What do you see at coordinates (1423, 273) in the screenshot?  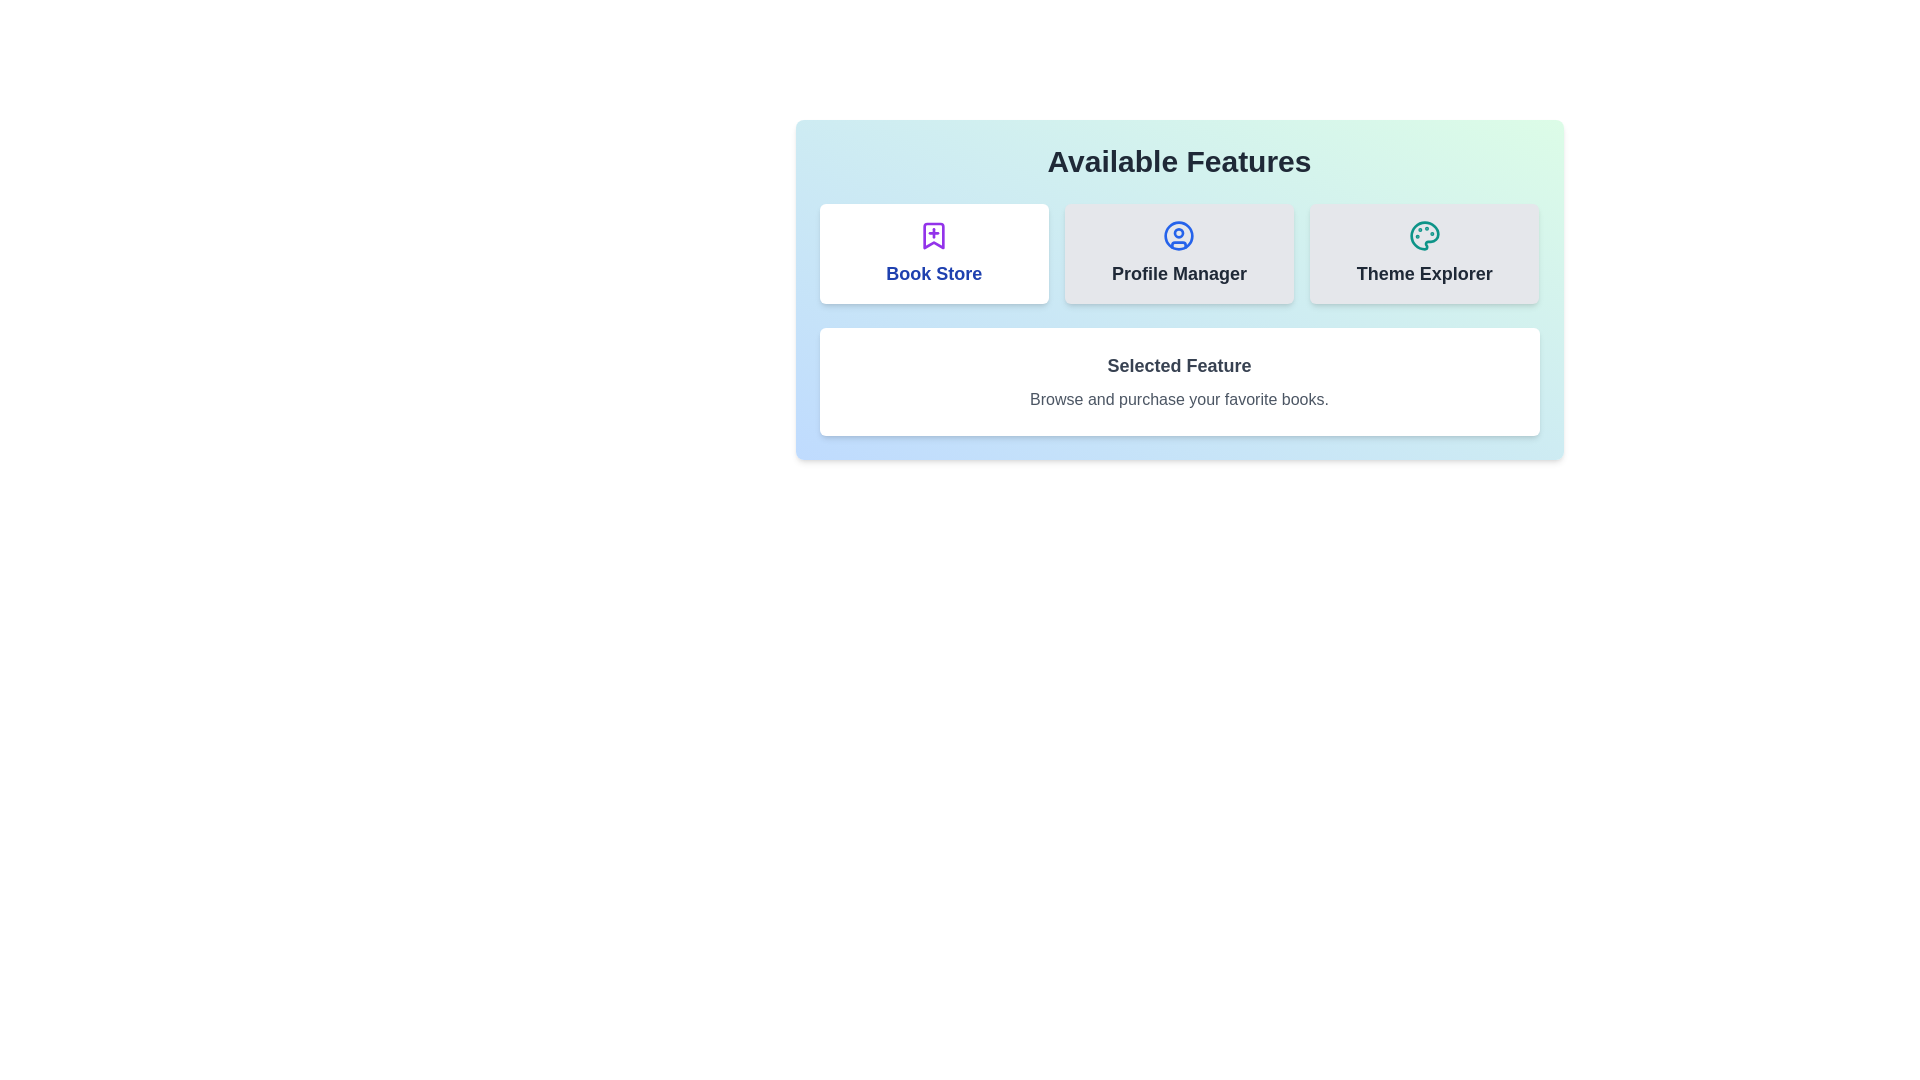 I see `the text label for the 'Theme Explorer' feature, located below the palette icon on the third card in the horizontal row of feature selectors` at bounding box center [1423, 273].